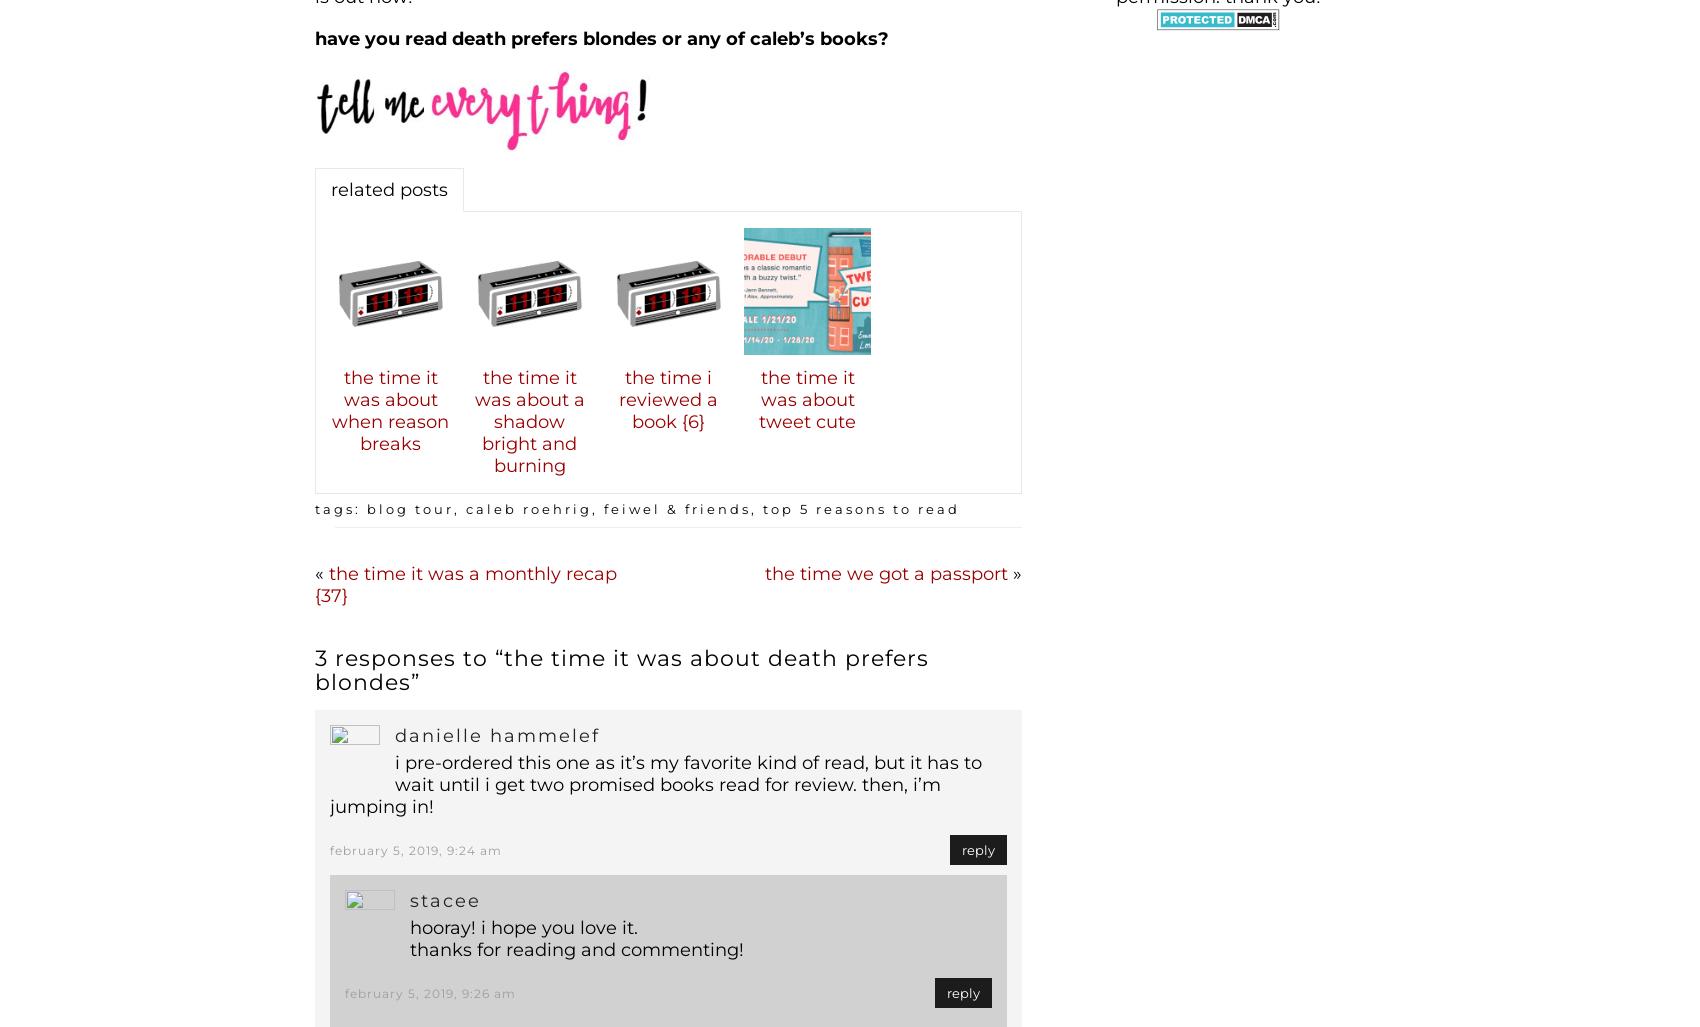  What do you see at coordinates (388, 187) in the screenshot?
I see `'Related Posts'` at bounding box center [388, 187].